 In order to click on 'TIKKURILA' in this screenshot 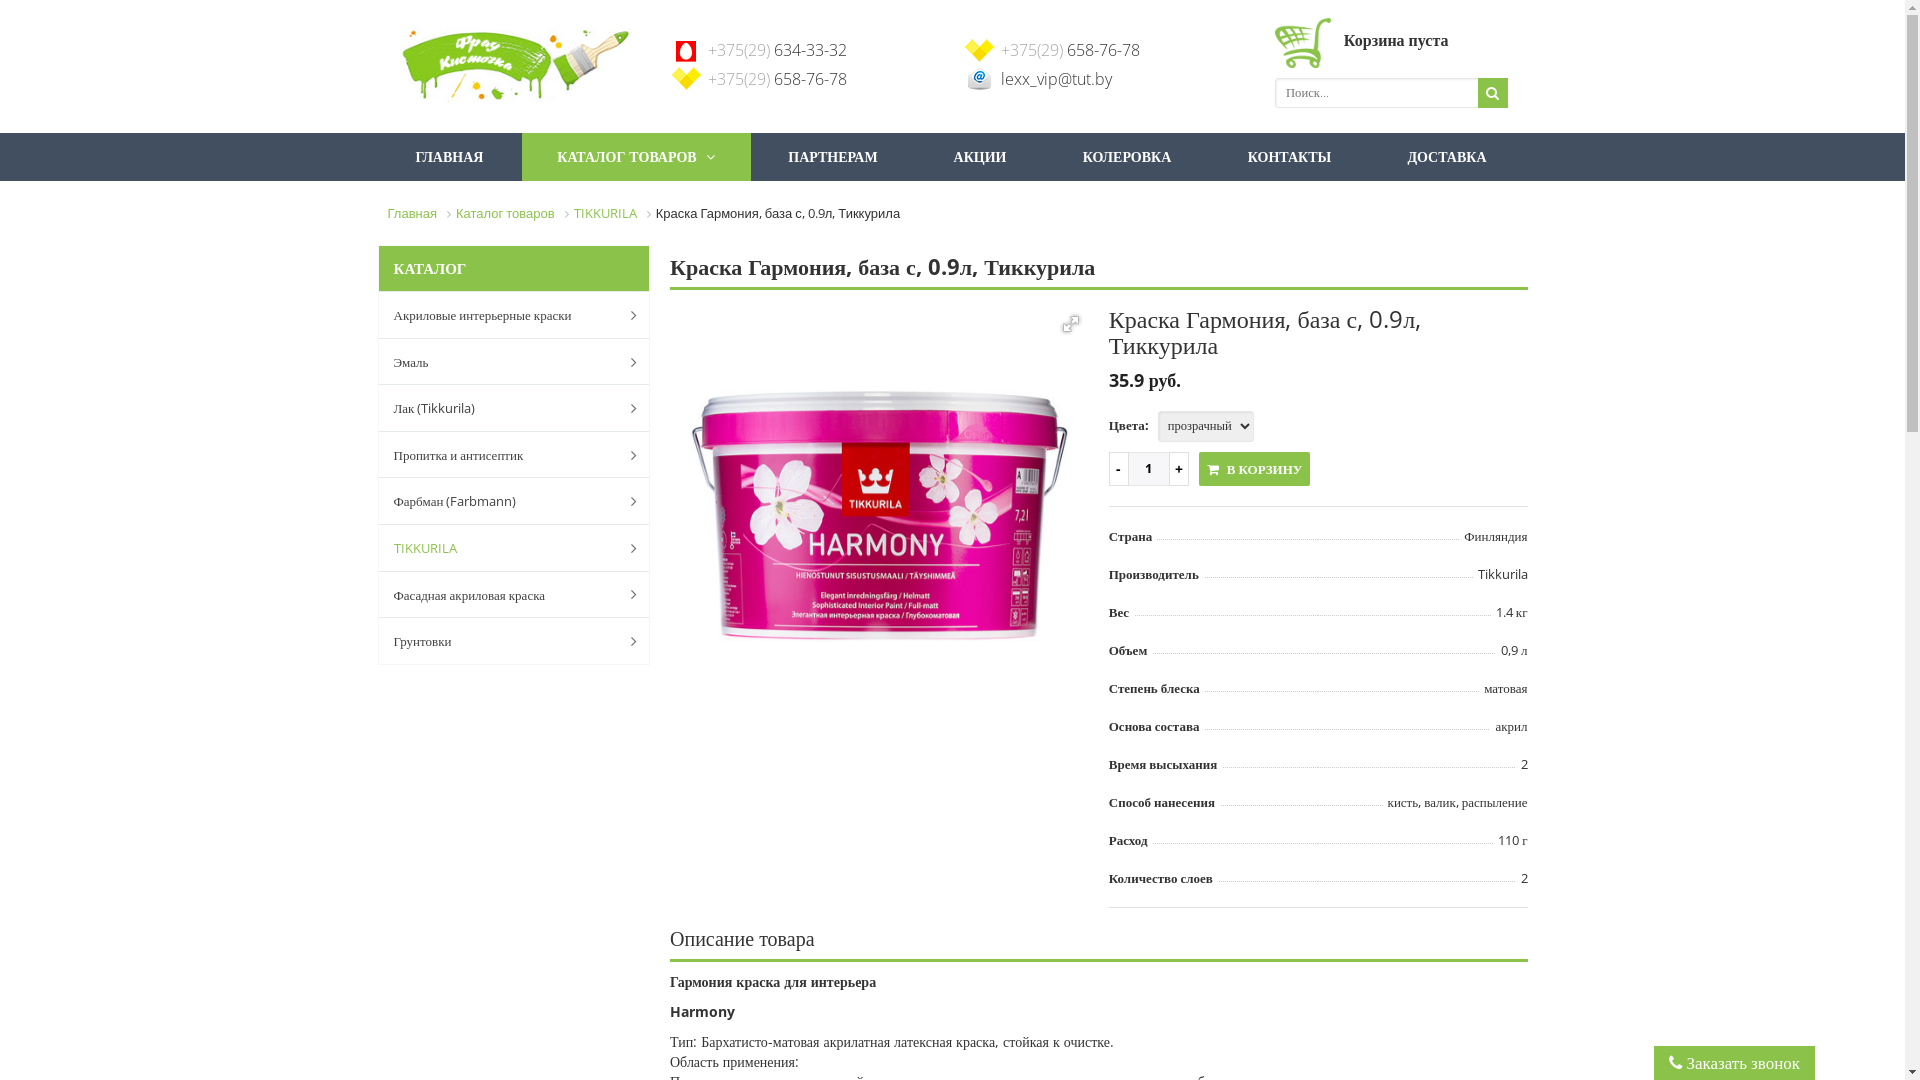, I will do `click(604, 212)`.